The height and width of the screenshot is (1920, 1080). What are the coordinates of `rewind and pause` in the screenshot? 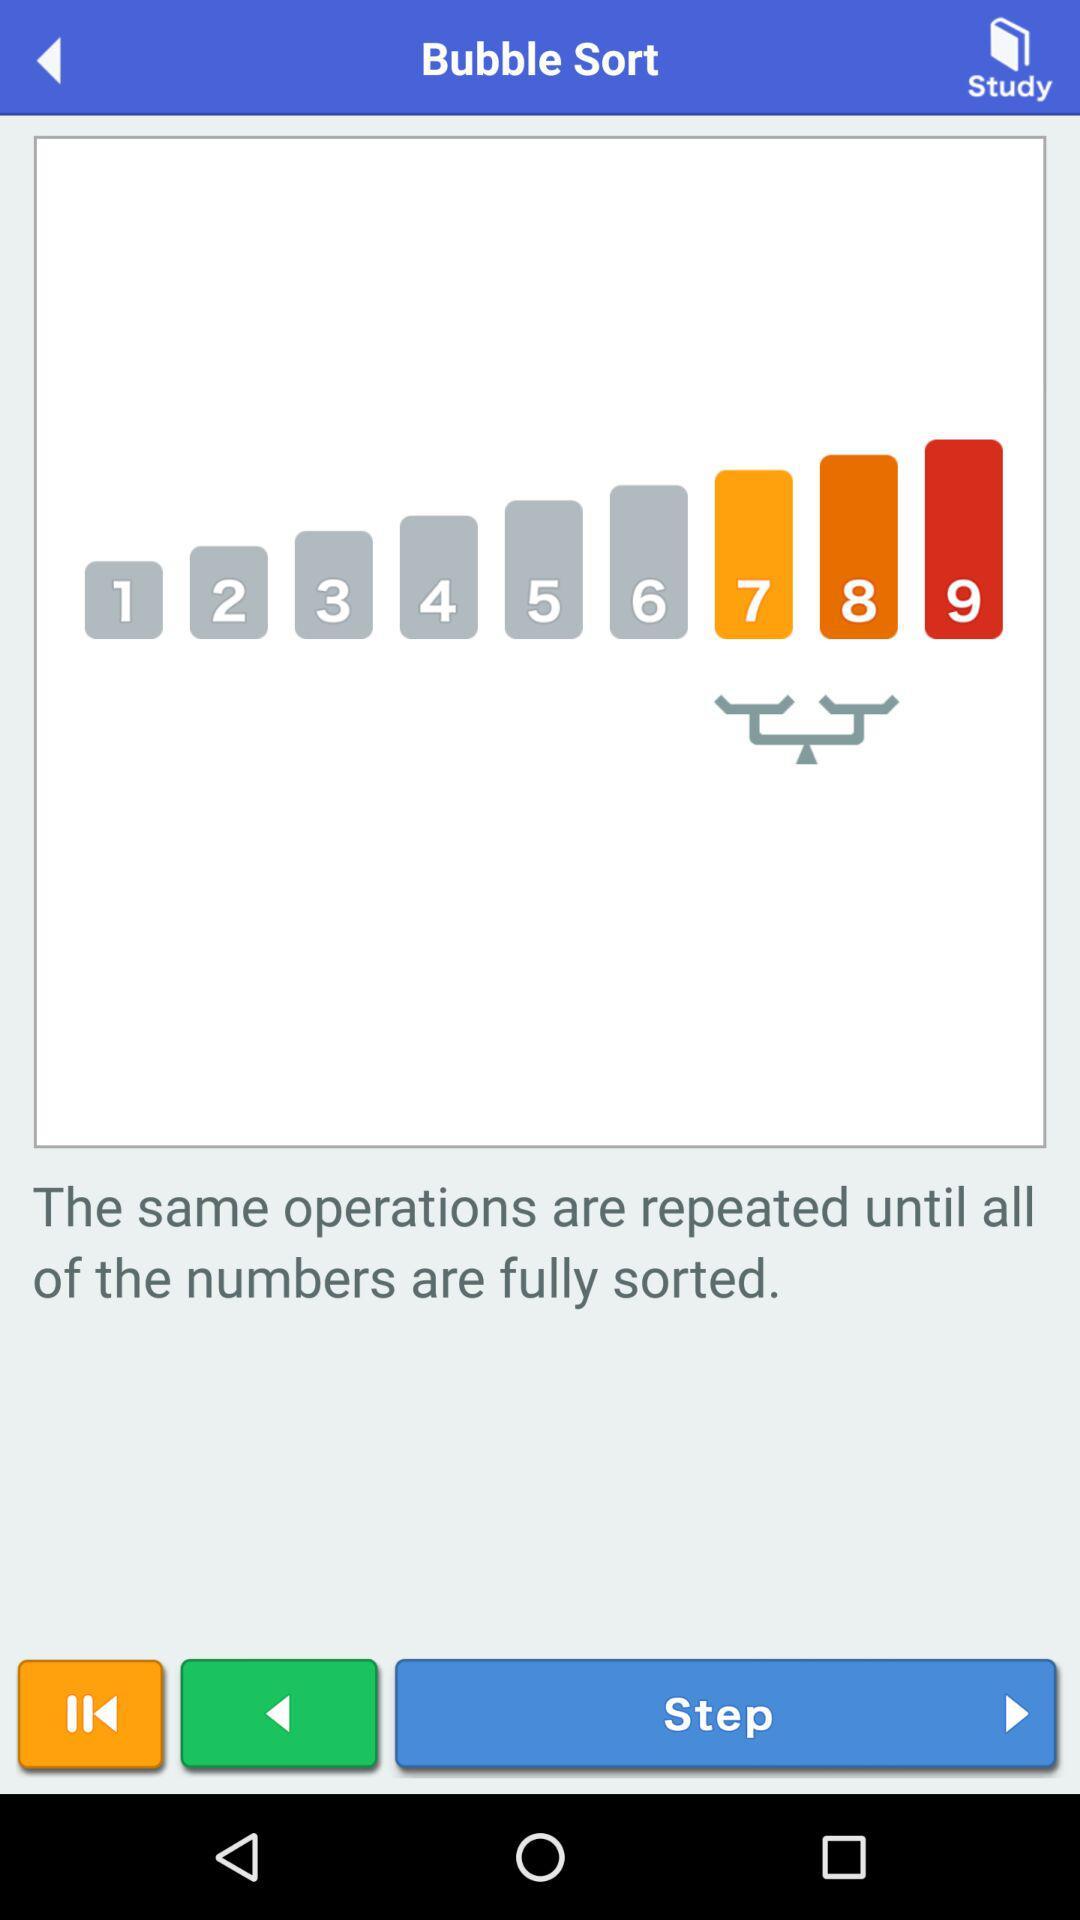 It's located at (92, 1717).